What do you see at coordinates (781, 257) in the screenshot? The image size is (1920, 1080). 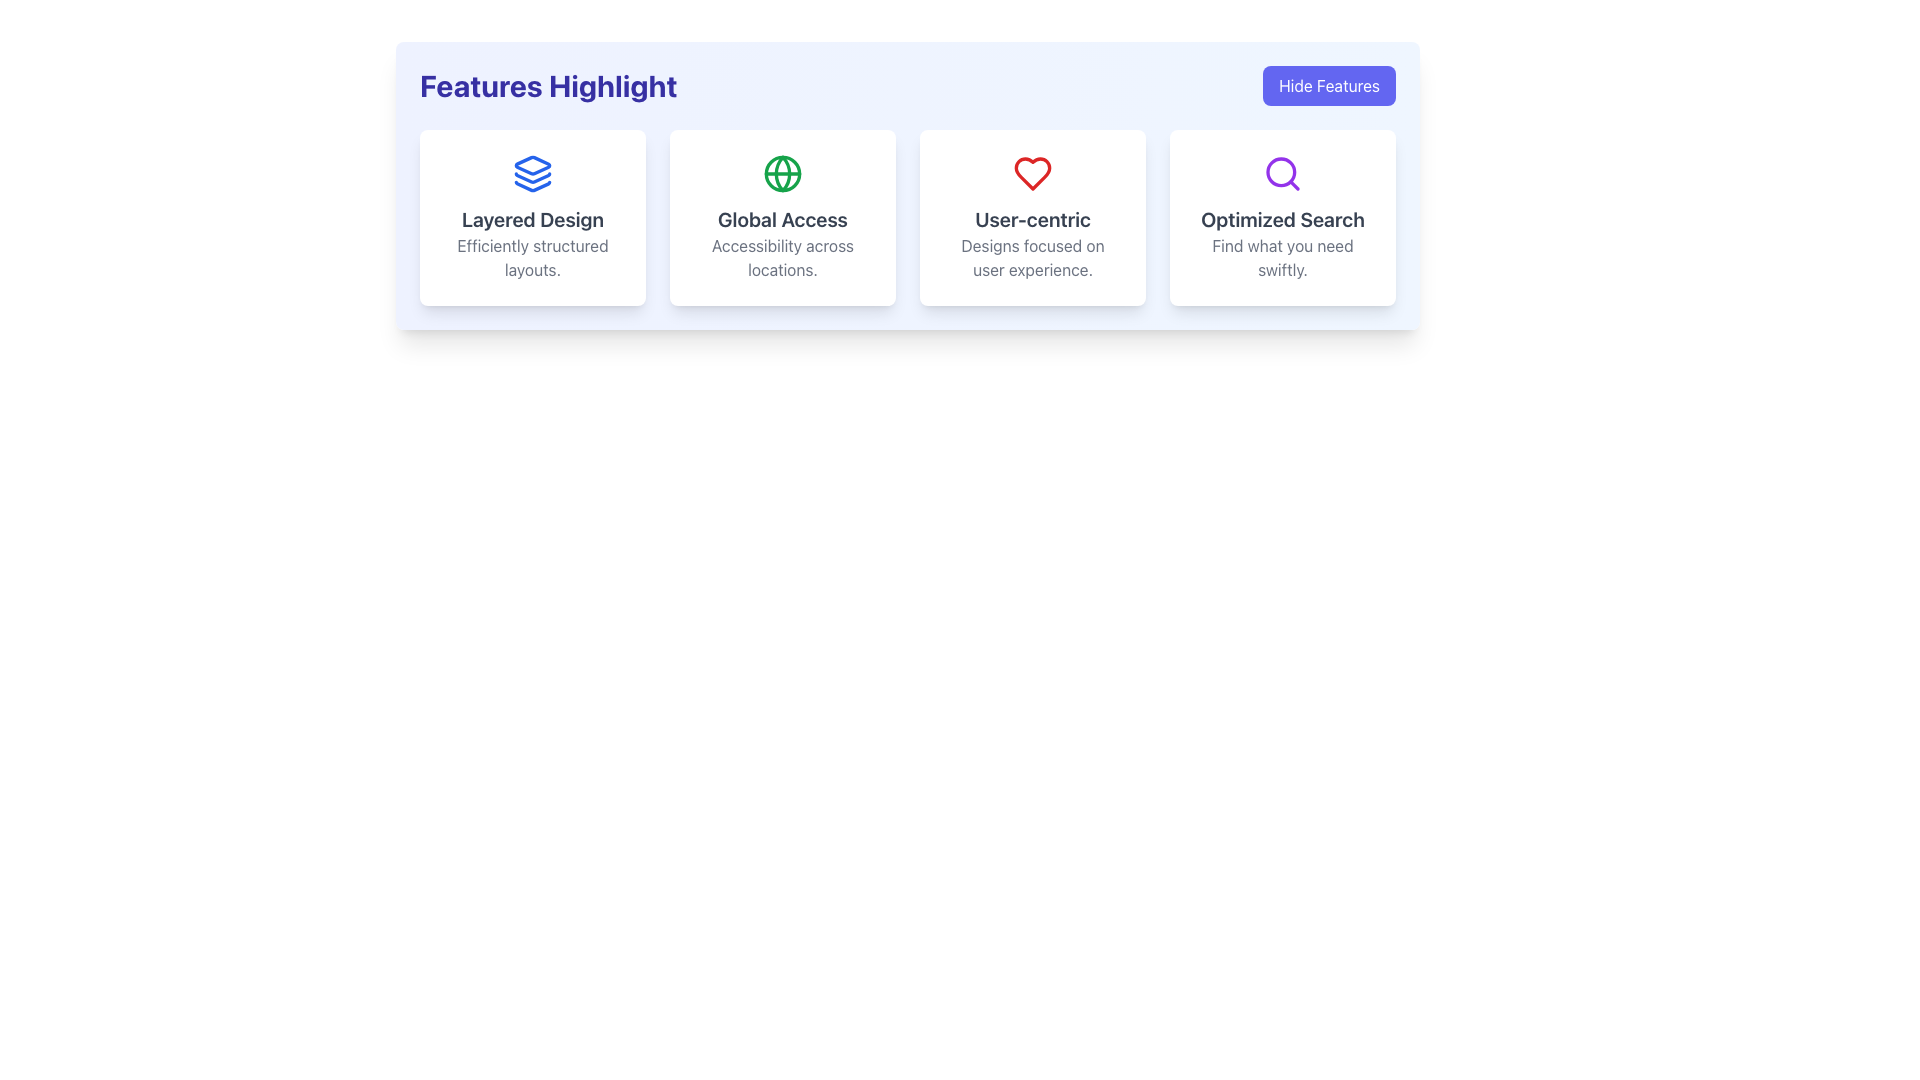 I see `the static text element providing a description for the 'Global Access' feature, positioned below the bolded title text in the second feature card` at bounding box center [781, 257].